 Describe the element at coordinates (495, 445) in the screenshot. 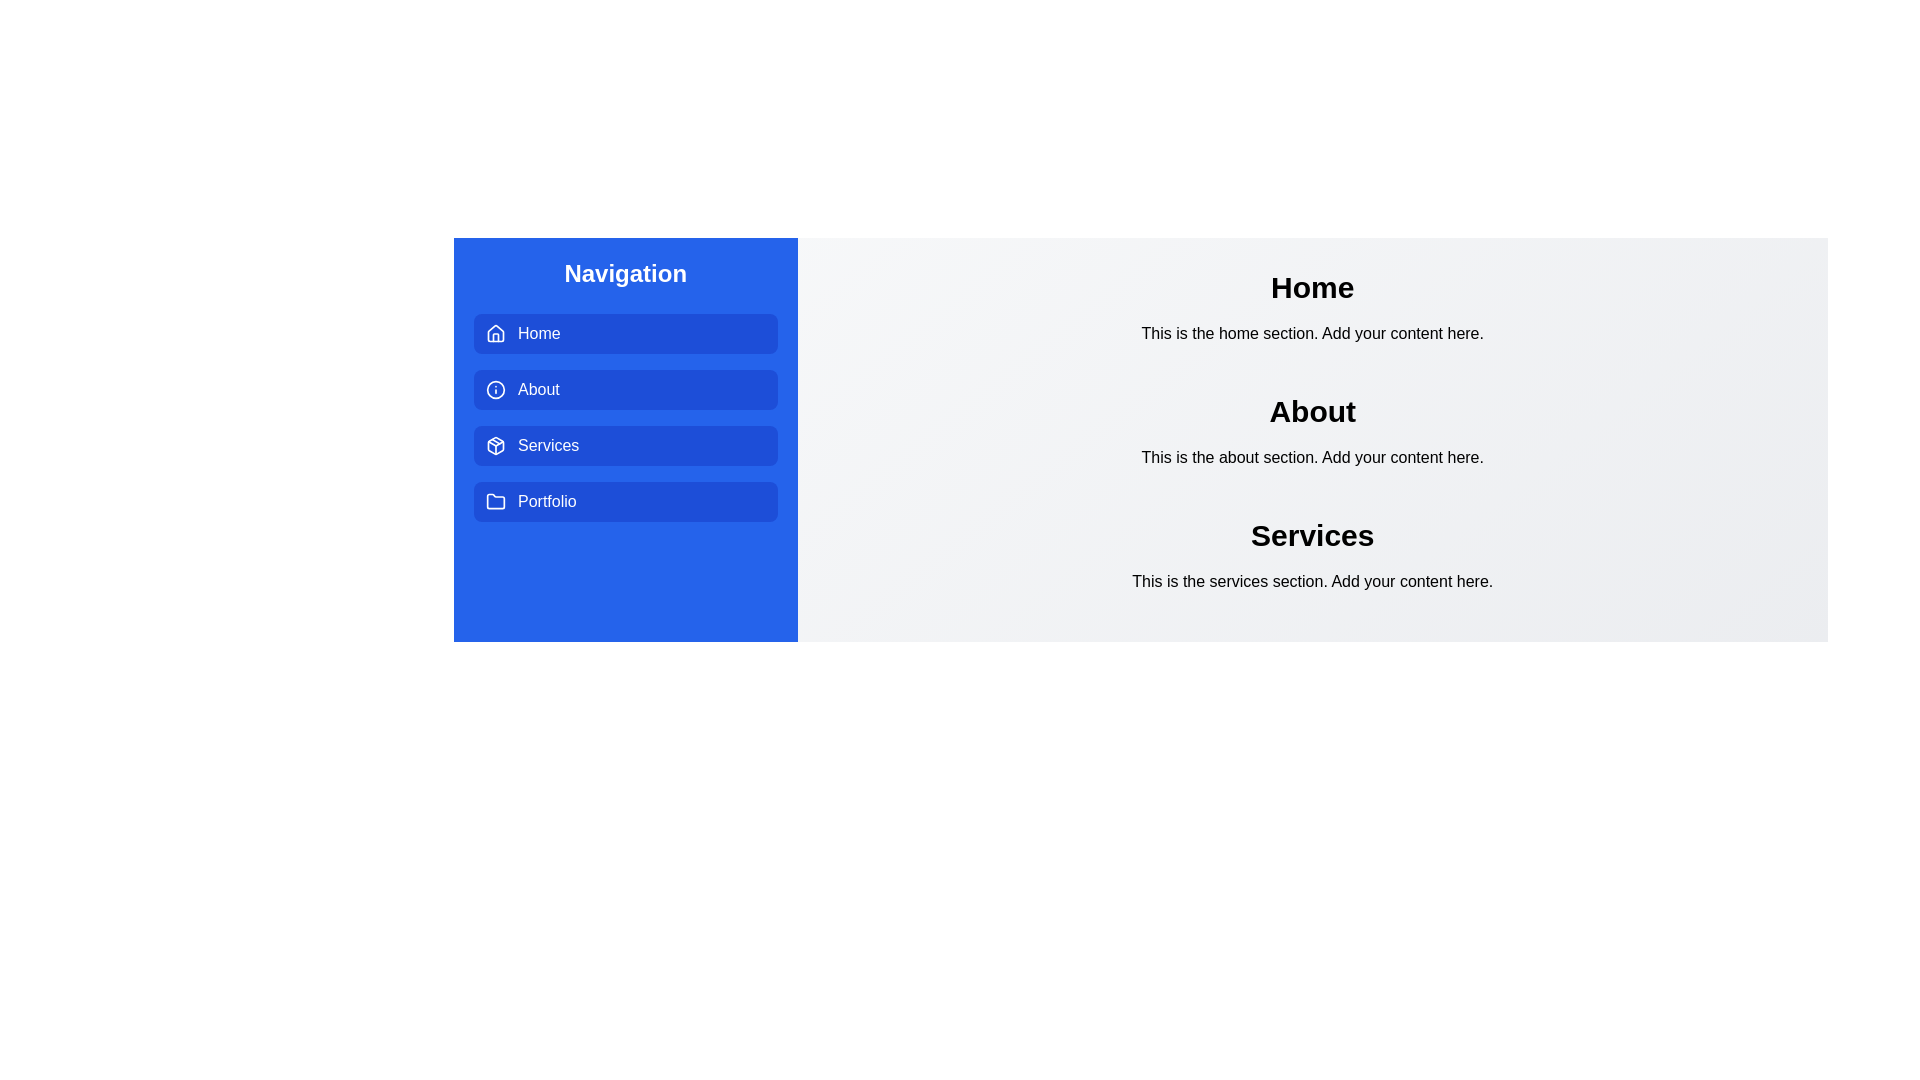

I see `the 'Services' icon located in the navigation panel on the left side of the layout` at that location.